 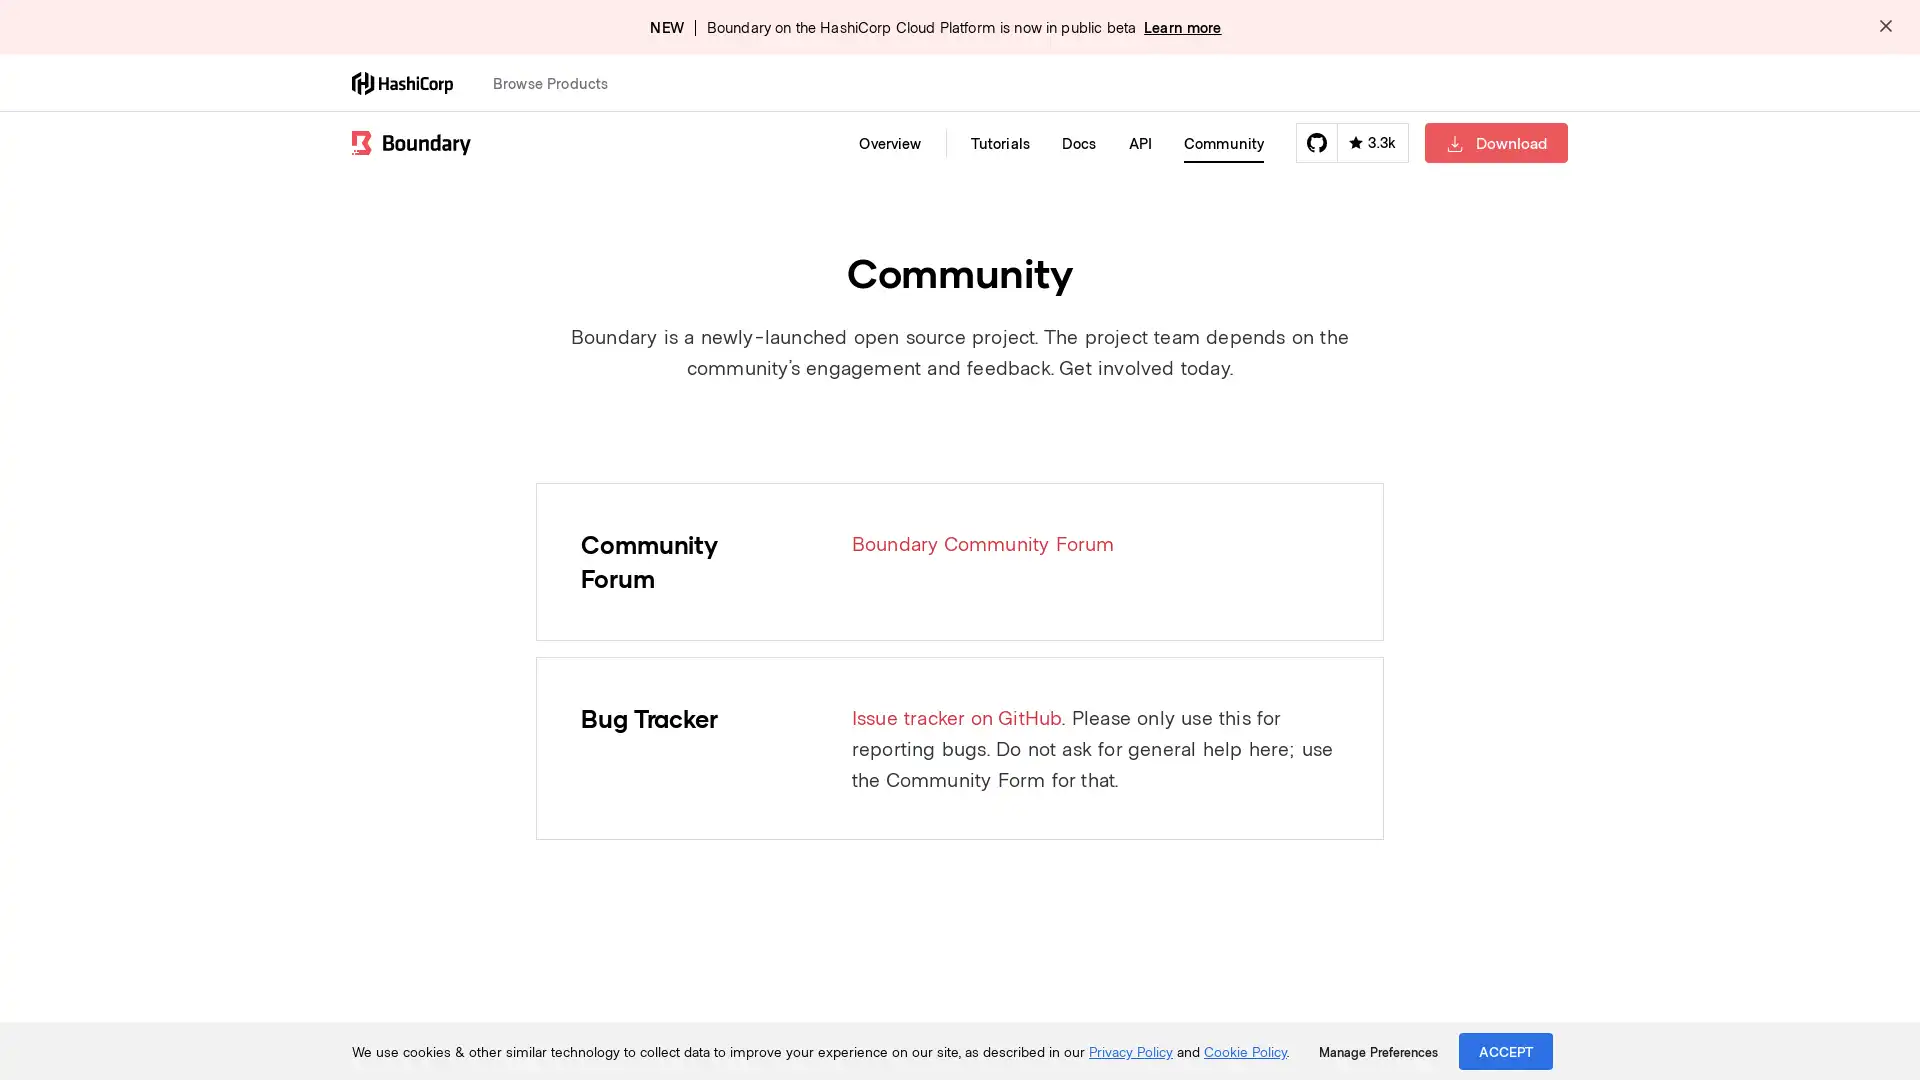 I want to click on ACCEPT, so click(x=1506, y=1050).